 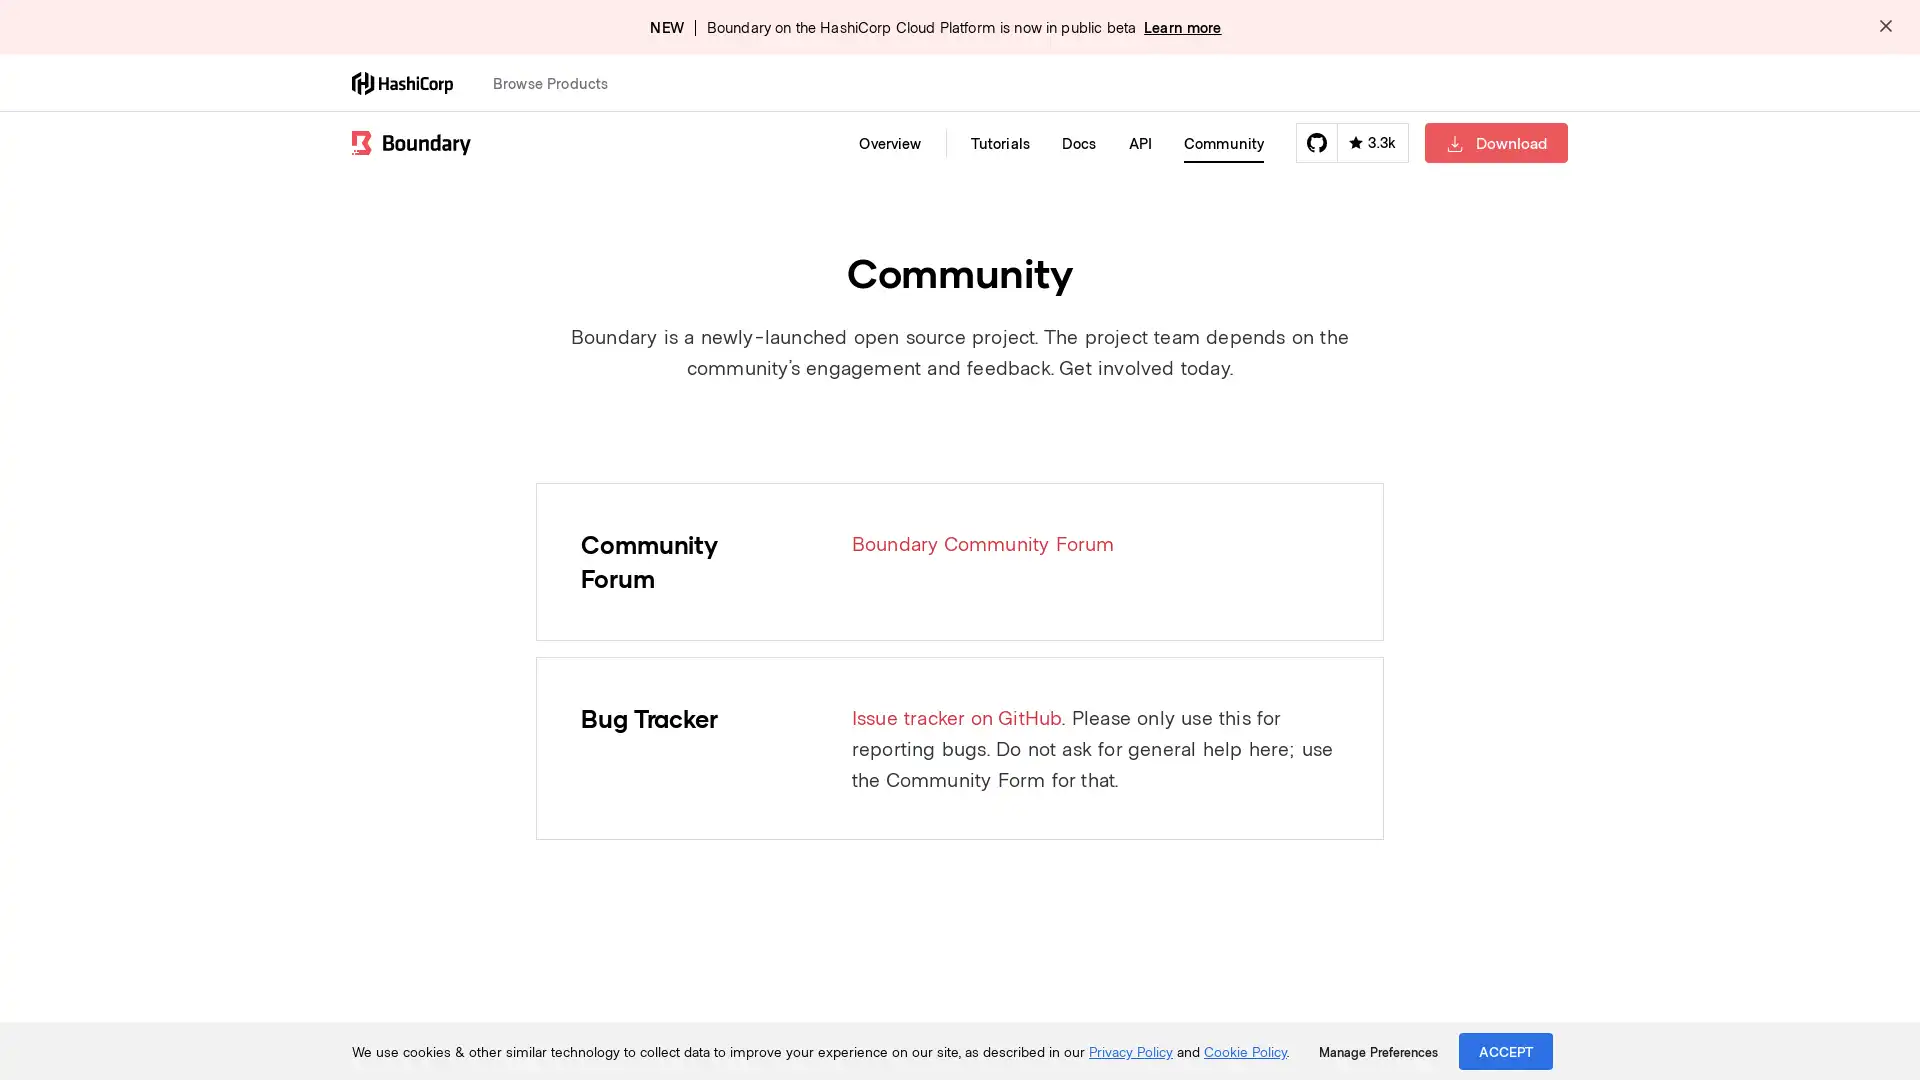 I want to click on ACCEPT, so click(x=1506, y=1050).